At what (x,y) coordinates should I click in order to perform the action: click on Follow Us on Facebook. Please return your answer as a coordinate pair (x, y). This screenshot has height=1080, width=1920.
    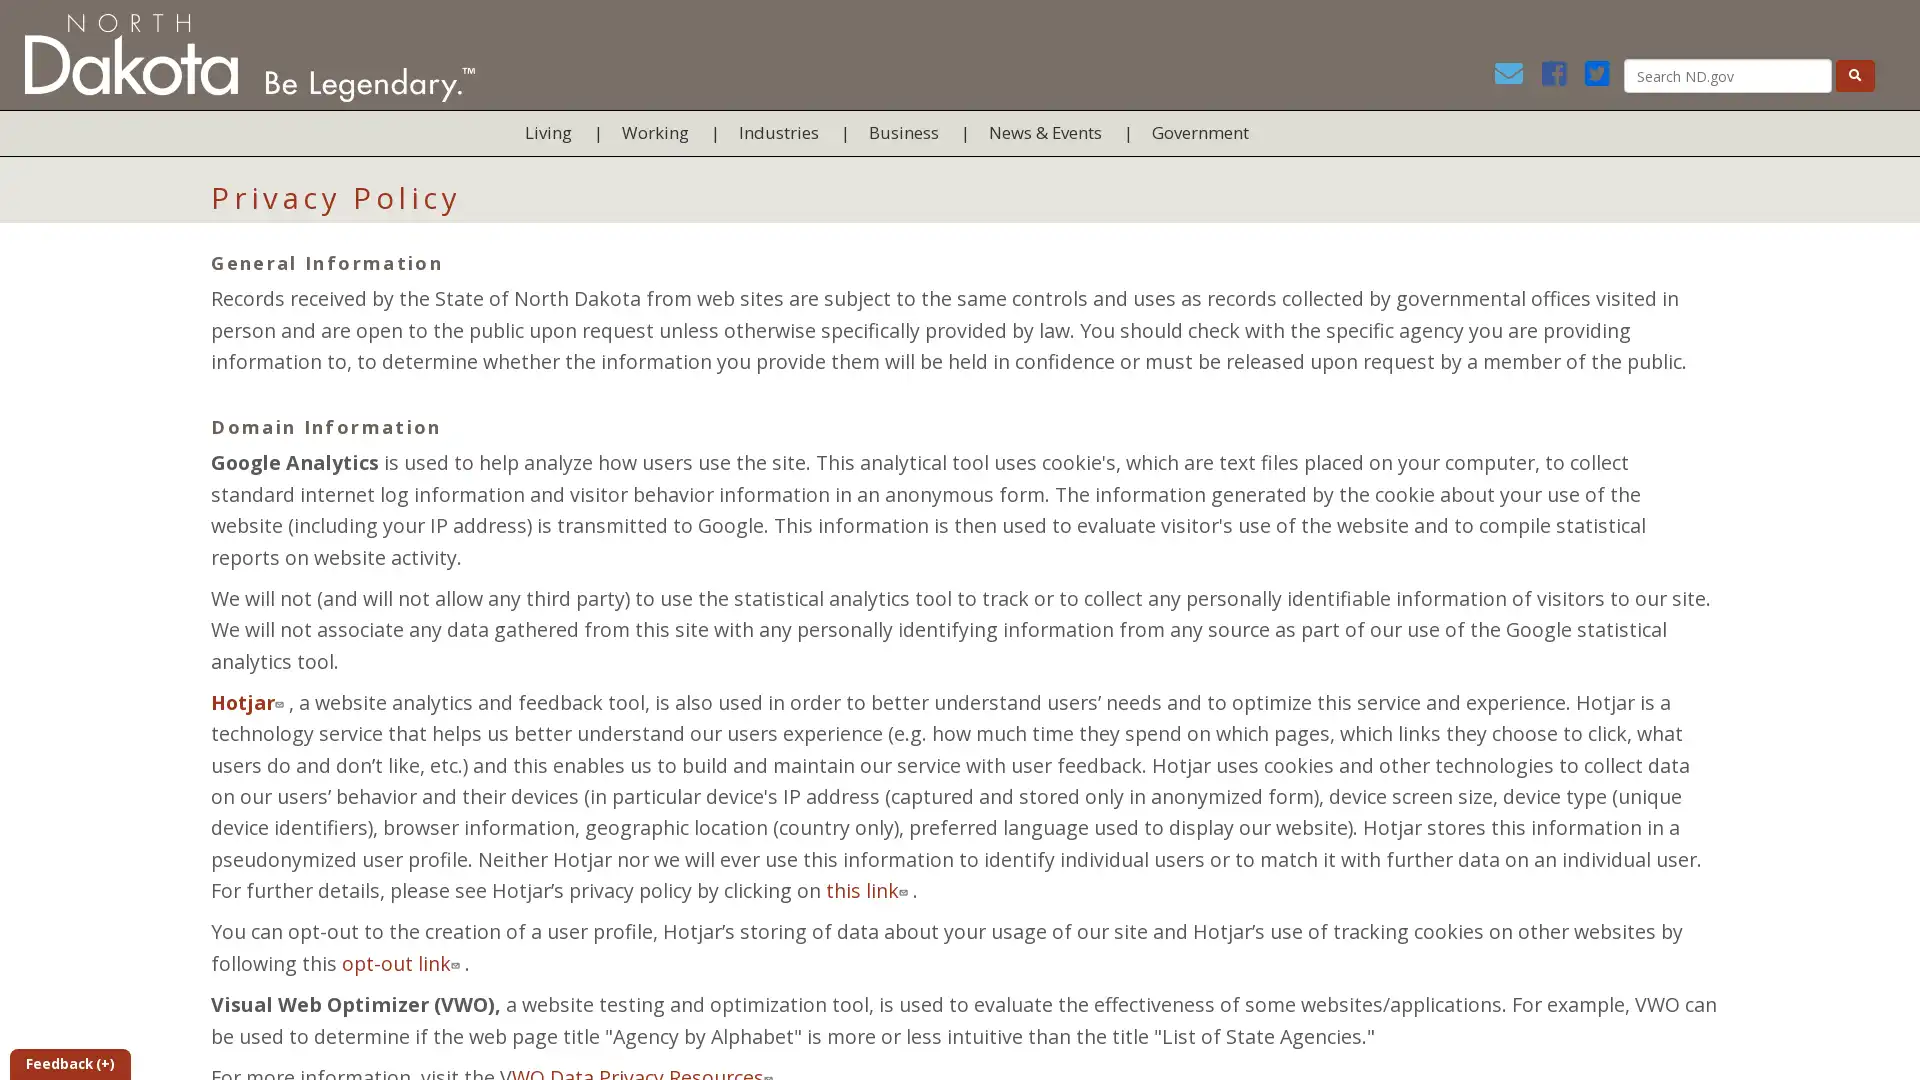
    Looking at the image, I should click on (1559, 77).